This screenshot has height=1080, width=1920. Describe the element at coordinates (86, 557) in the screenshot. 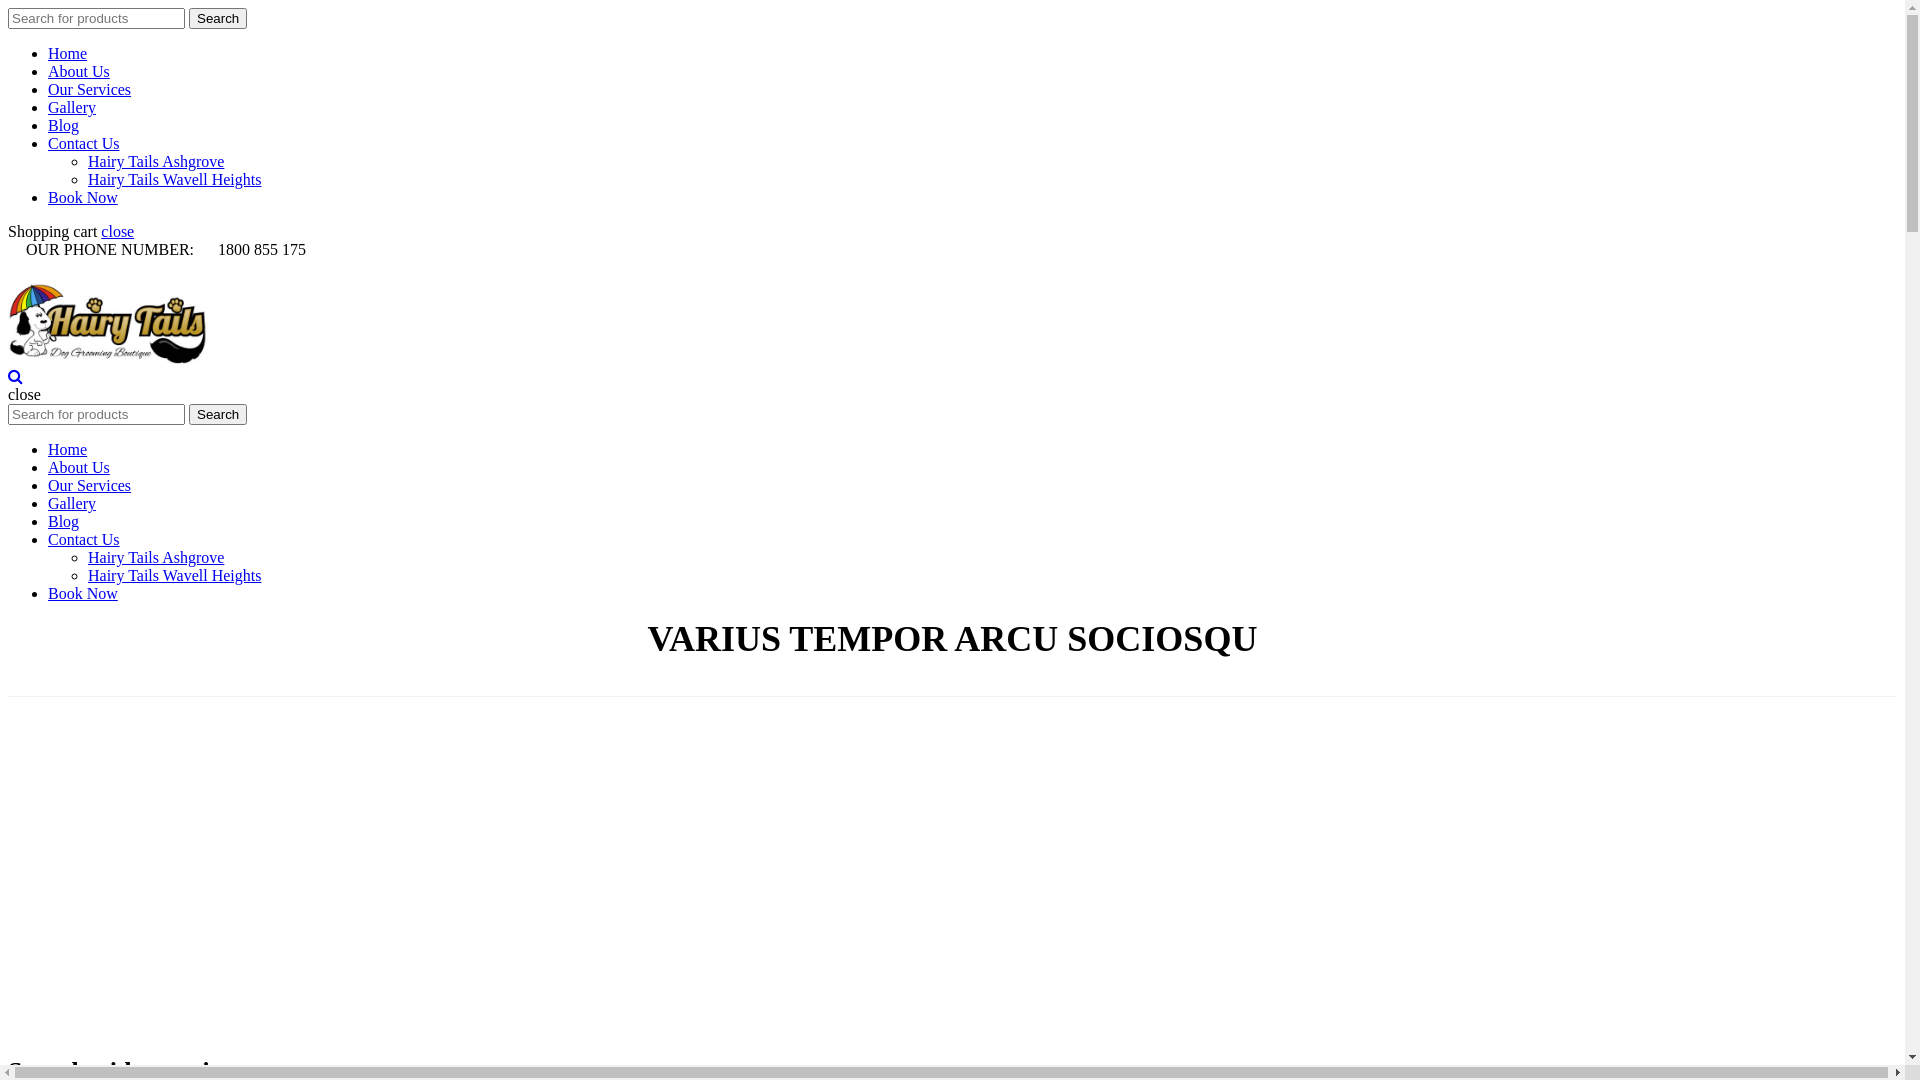

I see `'Hairy Tails Ashgrove'` at that location.